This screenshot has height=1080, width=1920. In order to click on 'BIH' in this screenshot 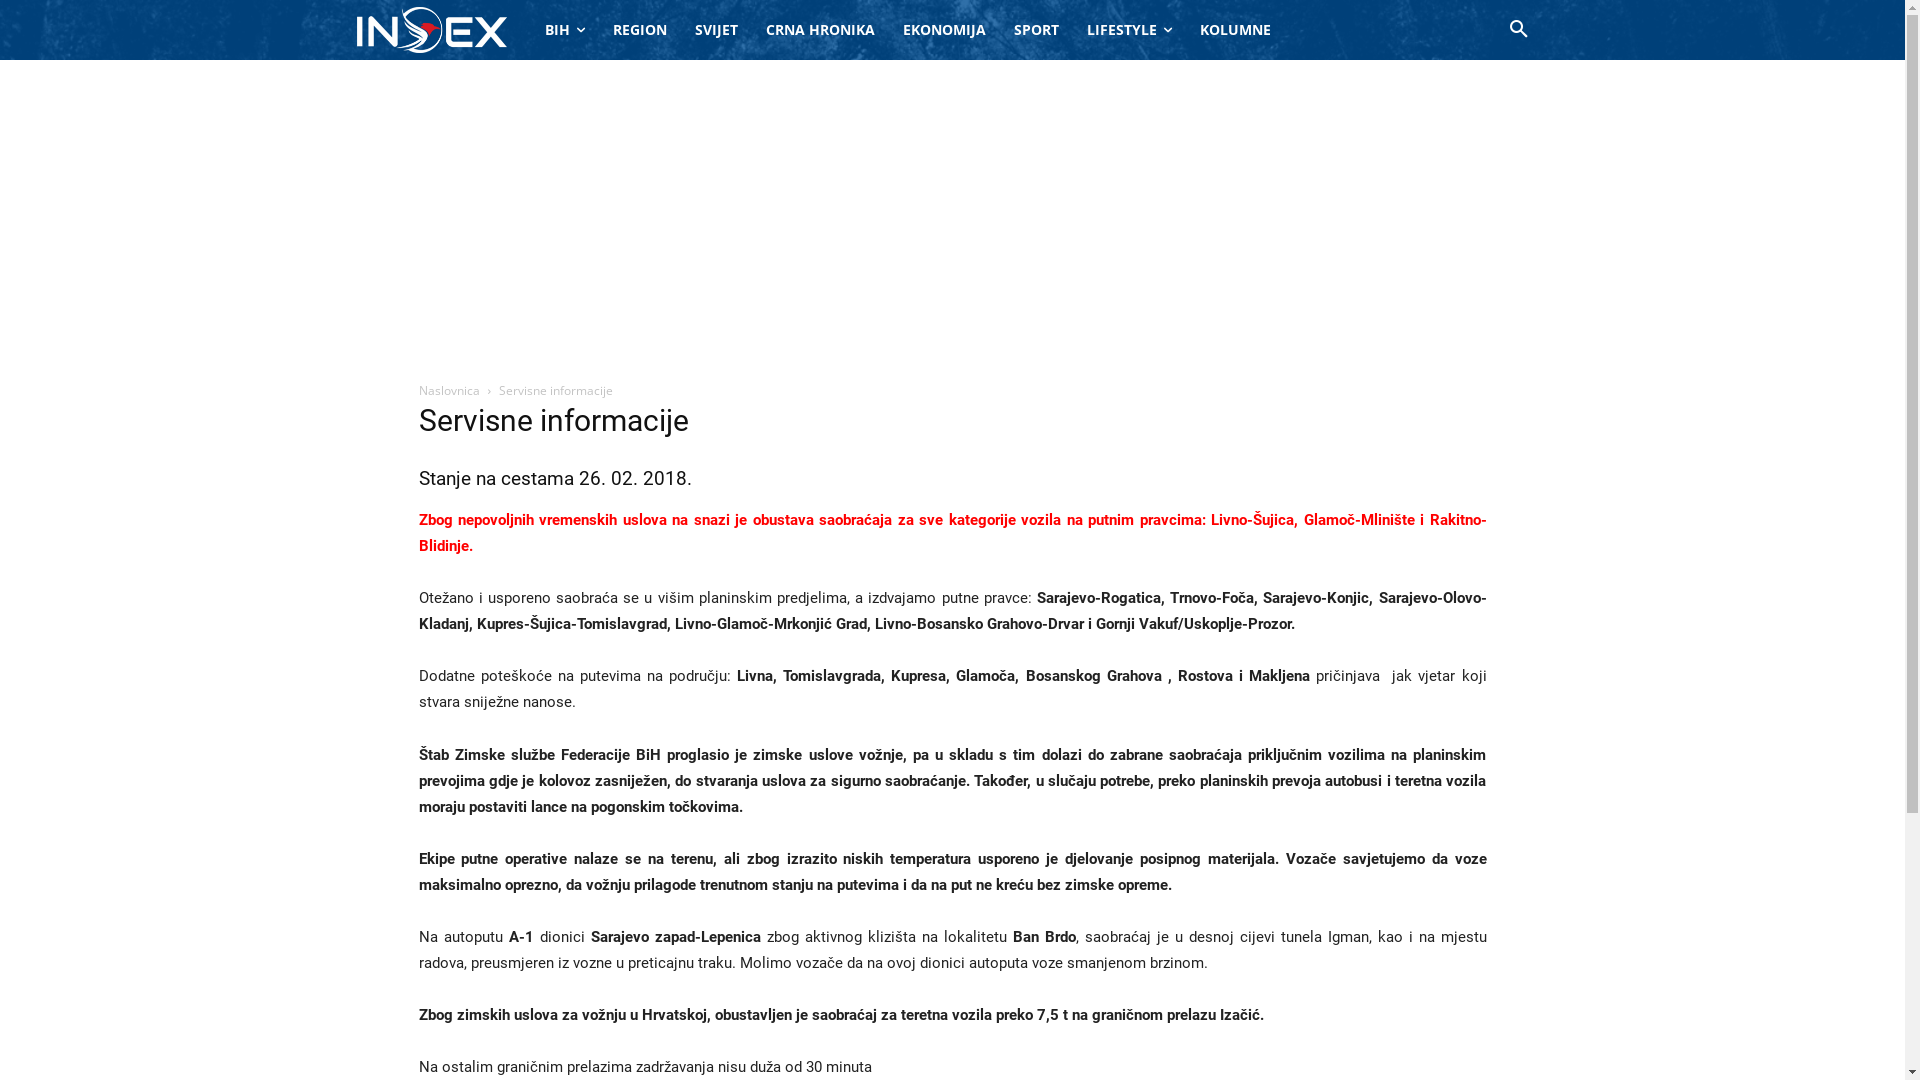, I will do `click(563, 30)`.